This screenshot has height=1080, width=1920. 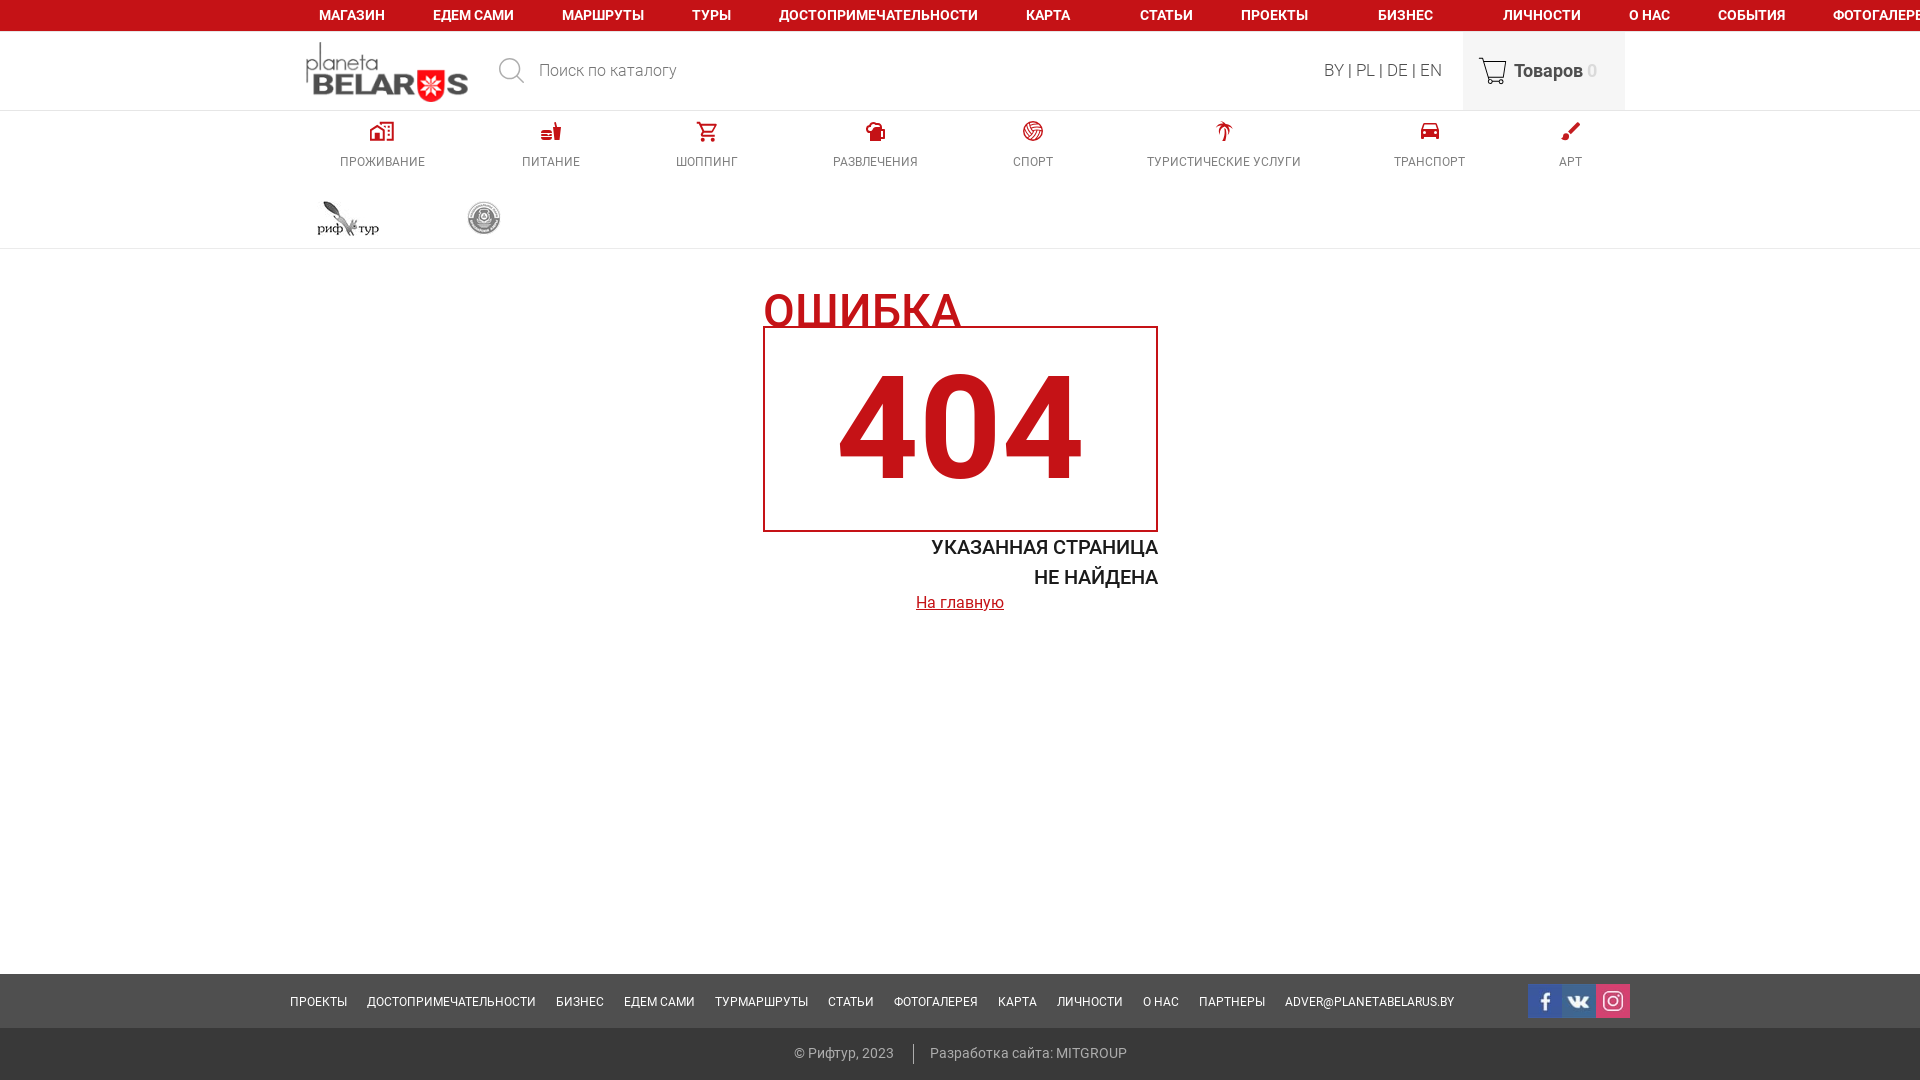 What do you see at coordinates (1396, 68) in the screenshot?
I see `'DE'` at bounding box center [1396, 68].